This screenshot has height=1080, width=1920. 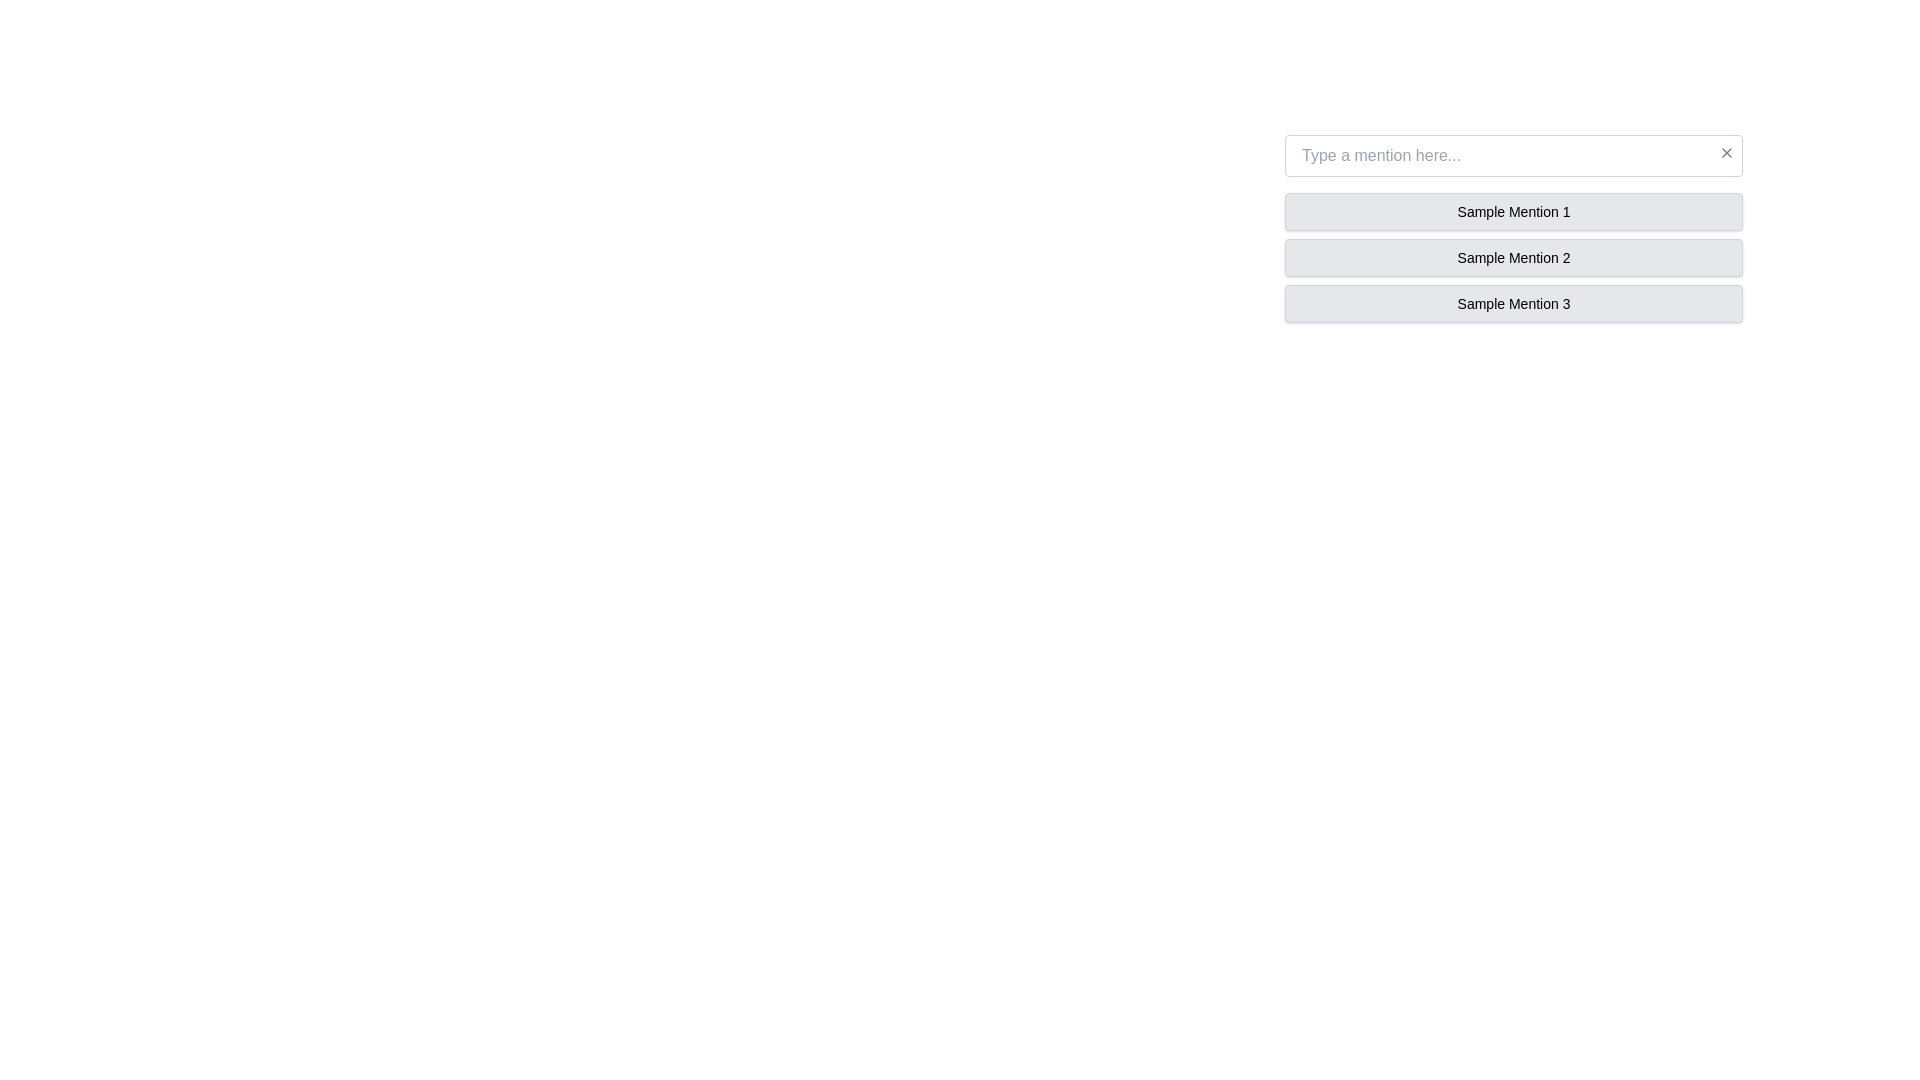 What do you see at coordinates (1513, 257) in the screenshot?
I see `the list of text items labeled as 'Sample Mention 1', 'Sample Mention 2', and 'Sample Mention 3'` at bounding box center [1513, 257].